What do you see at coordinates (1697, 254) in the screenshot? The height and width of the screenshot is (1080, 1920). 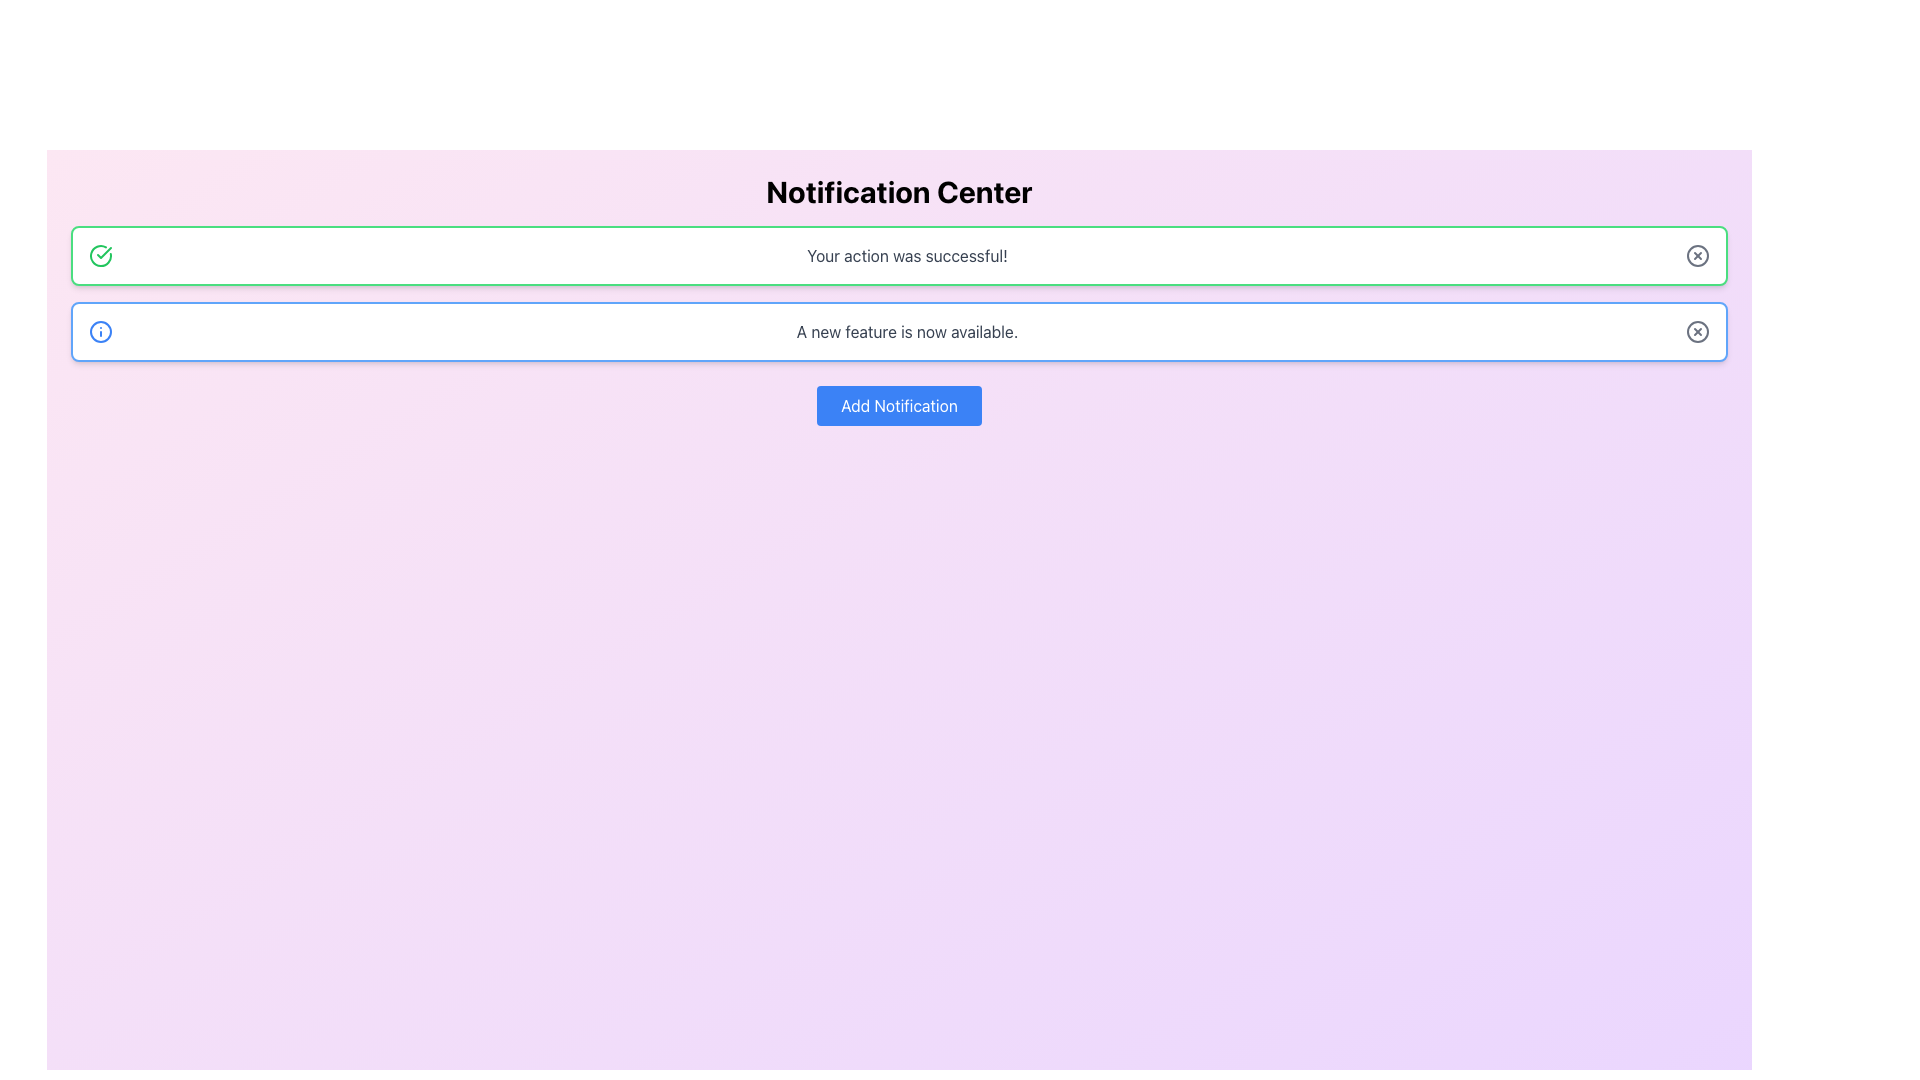 I see `the circular SVG graphic representing a circle with a cross inside, located in the first notification card at the top of the notification list` at bounding box center [1697, 254].